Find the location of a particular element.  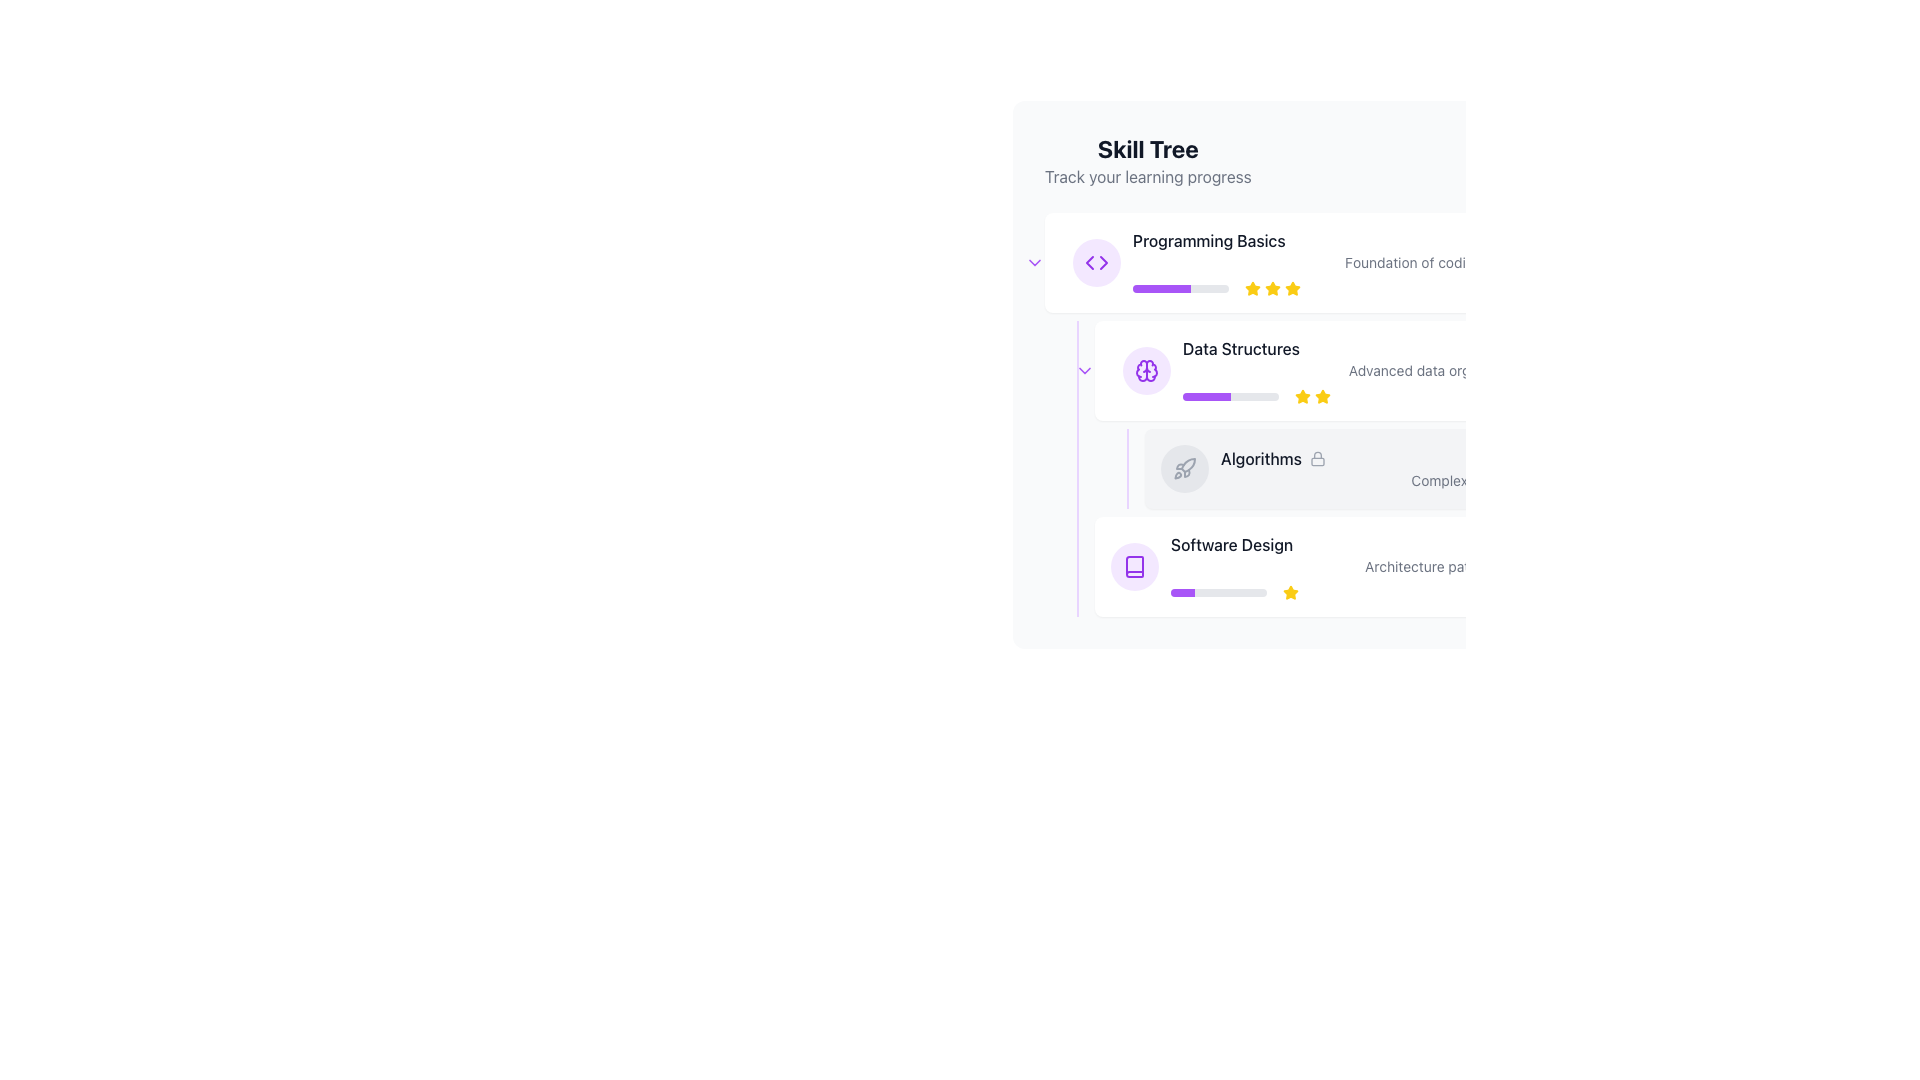

the first star icon in the three-star rating system located in the 'Data Structures' section is located at coordinates (1302, 397).